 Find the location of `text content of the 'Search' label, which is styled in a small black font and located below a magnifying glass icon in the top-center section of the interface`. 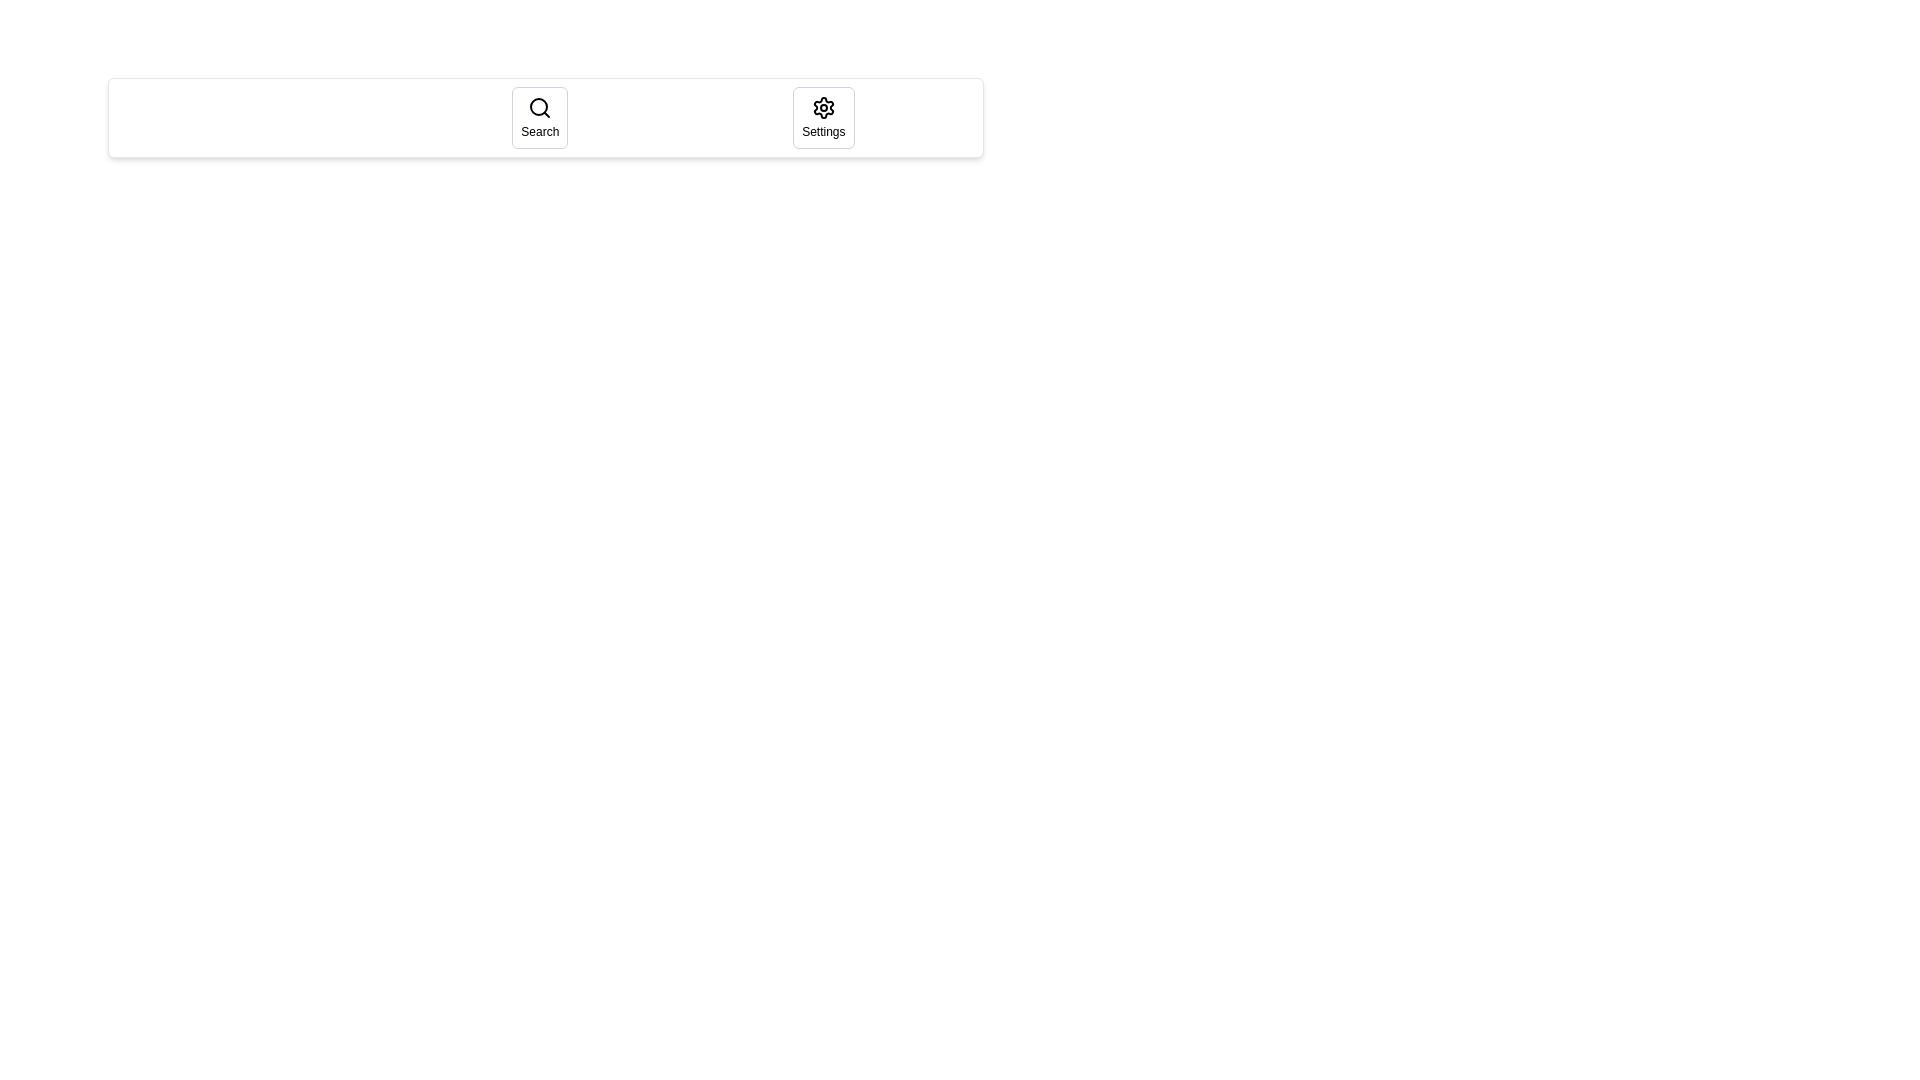

text content of the 'Search' label, which is styled in a small black font and located below a magnifying glass icon in the top-center section of the interface is located at coordinates (540, 131).